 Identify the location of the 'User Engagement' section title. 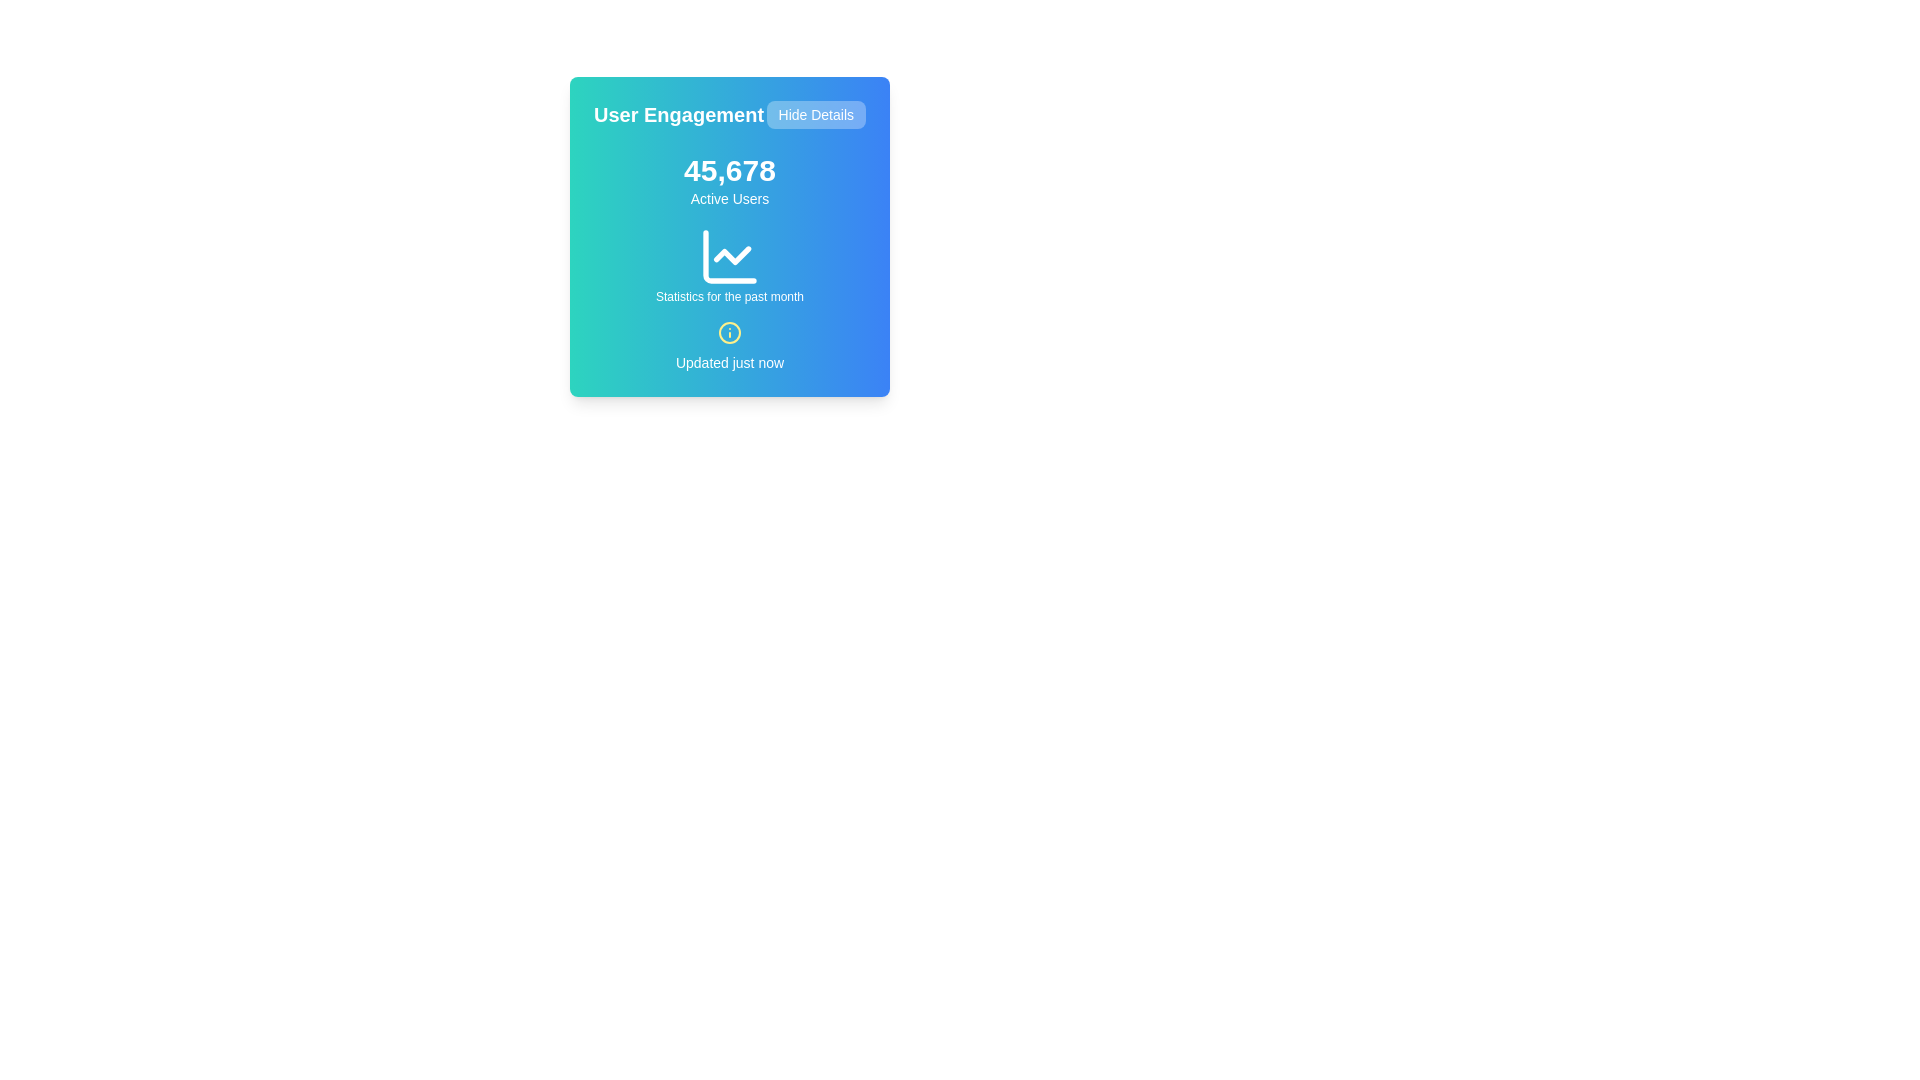
(728, 115).